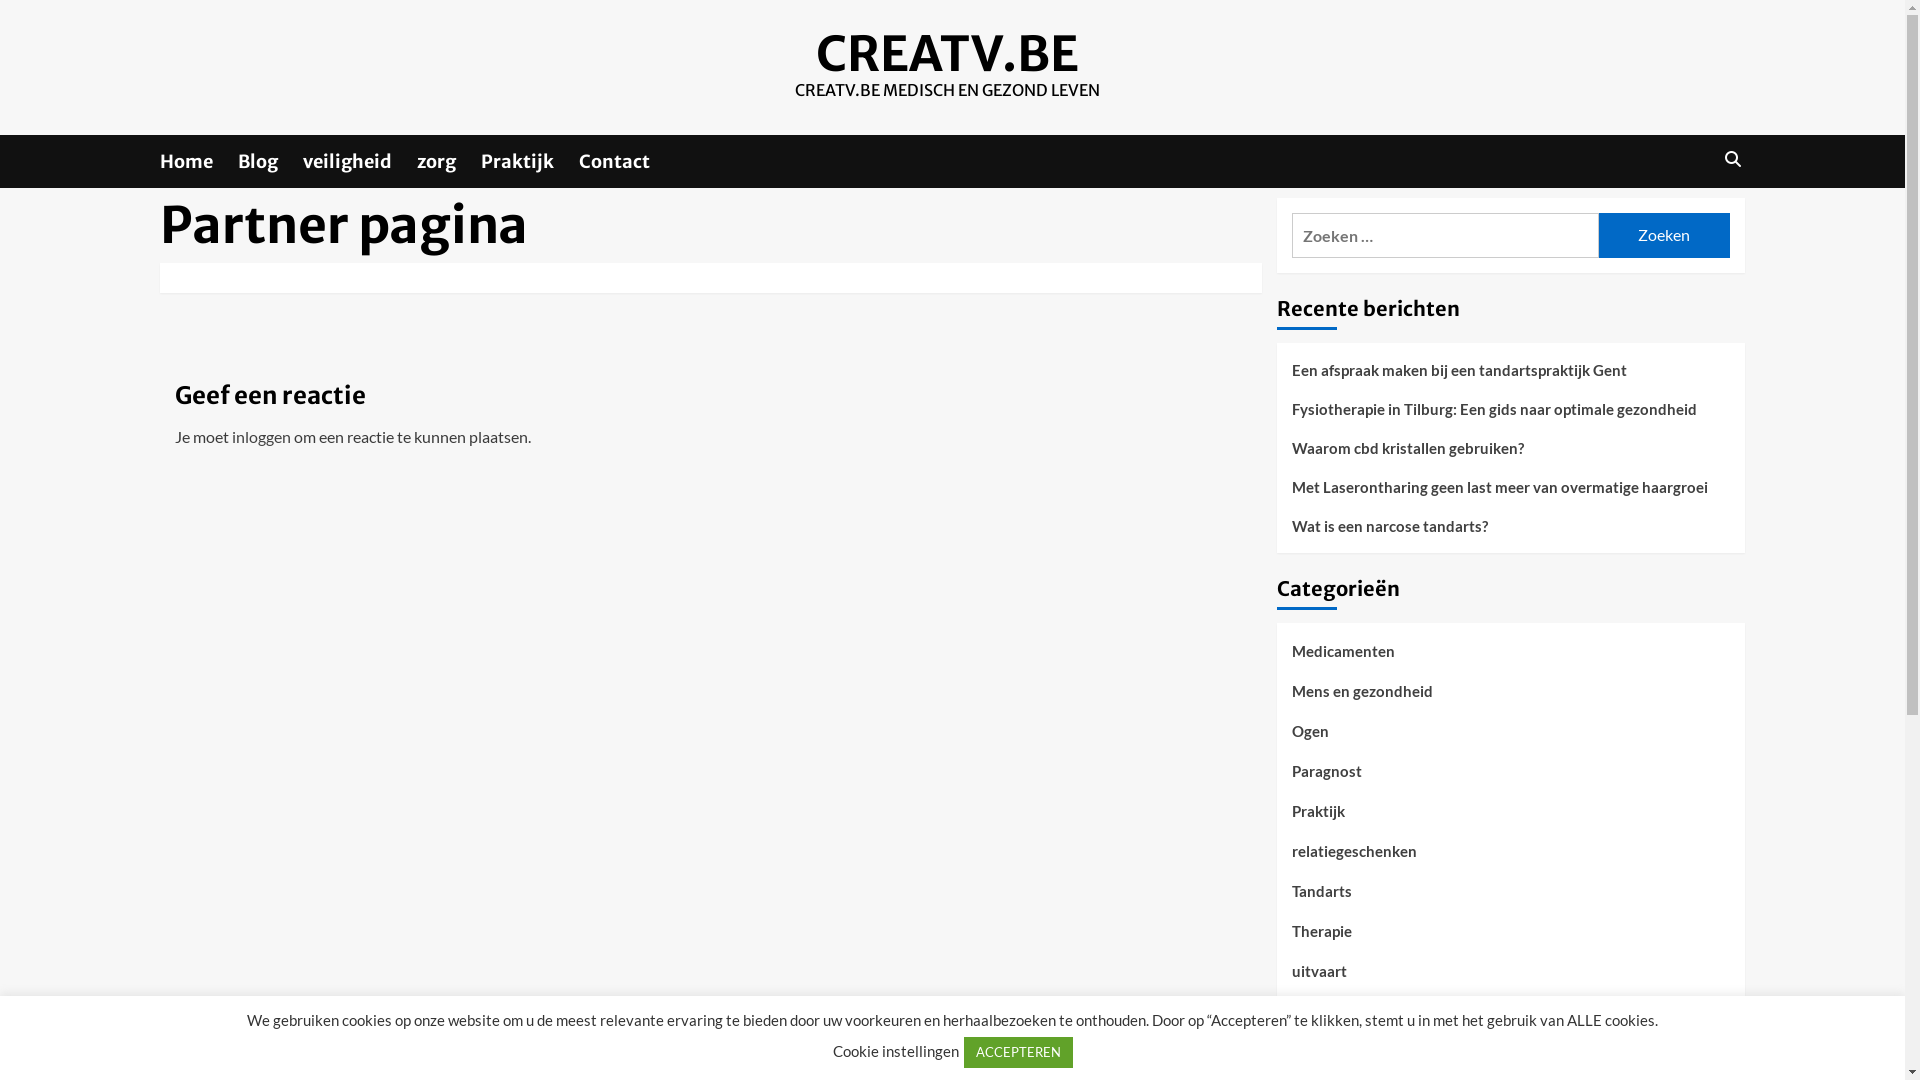 This screenshot has width=1920, height=1080. What do you see at coordinates (816, 53) in the screenshot?
I see `'CREATV.BE'` at bounding box center [816, 53].